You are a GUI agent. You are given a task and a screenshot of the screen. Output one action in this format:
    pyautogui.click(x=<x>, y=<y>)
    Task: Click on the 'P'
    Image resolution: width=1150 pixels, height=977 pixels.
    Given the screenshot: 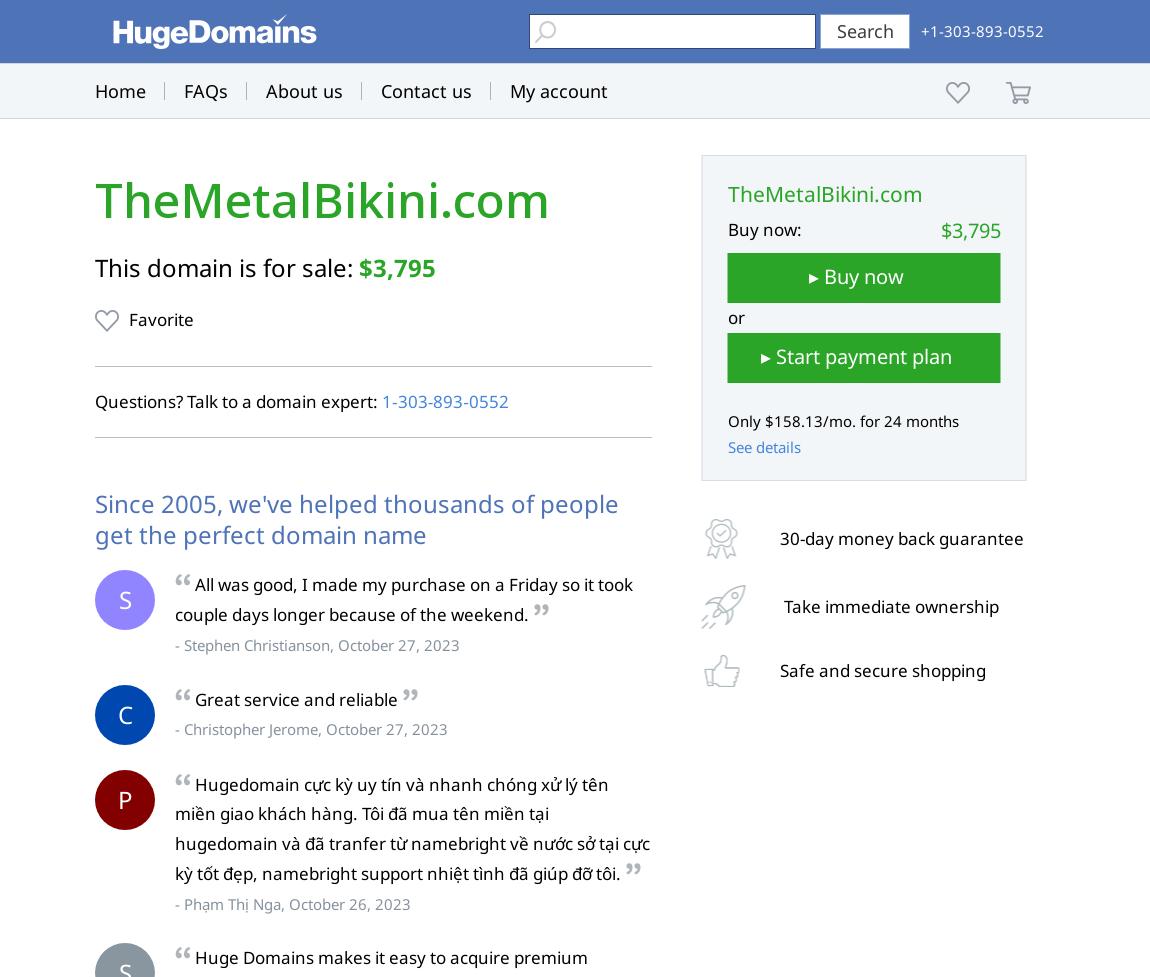 What is the action you would take?
    pyautogui.click(x=123, y=798)
    